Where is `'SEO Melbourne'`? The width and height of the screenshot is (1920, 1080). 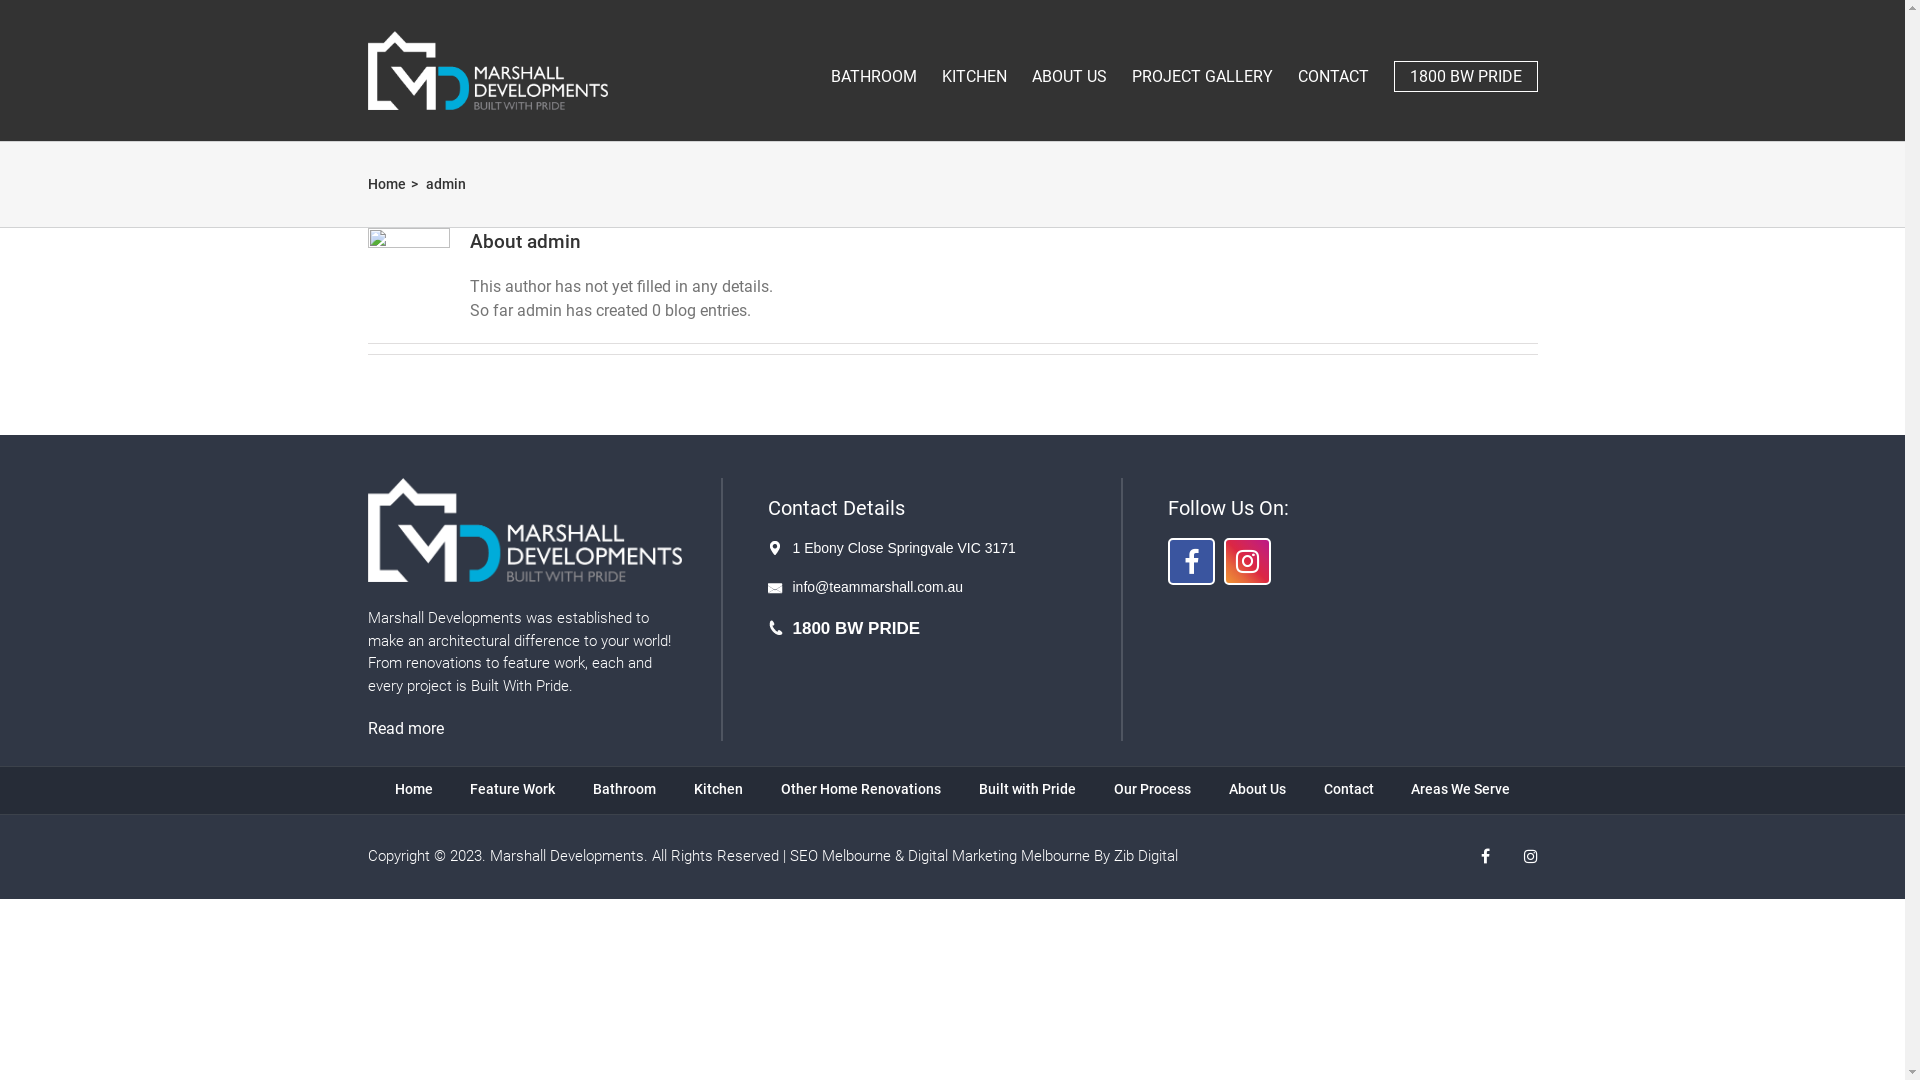 'SEO Melbourne' is located at coordinates (789, 855).